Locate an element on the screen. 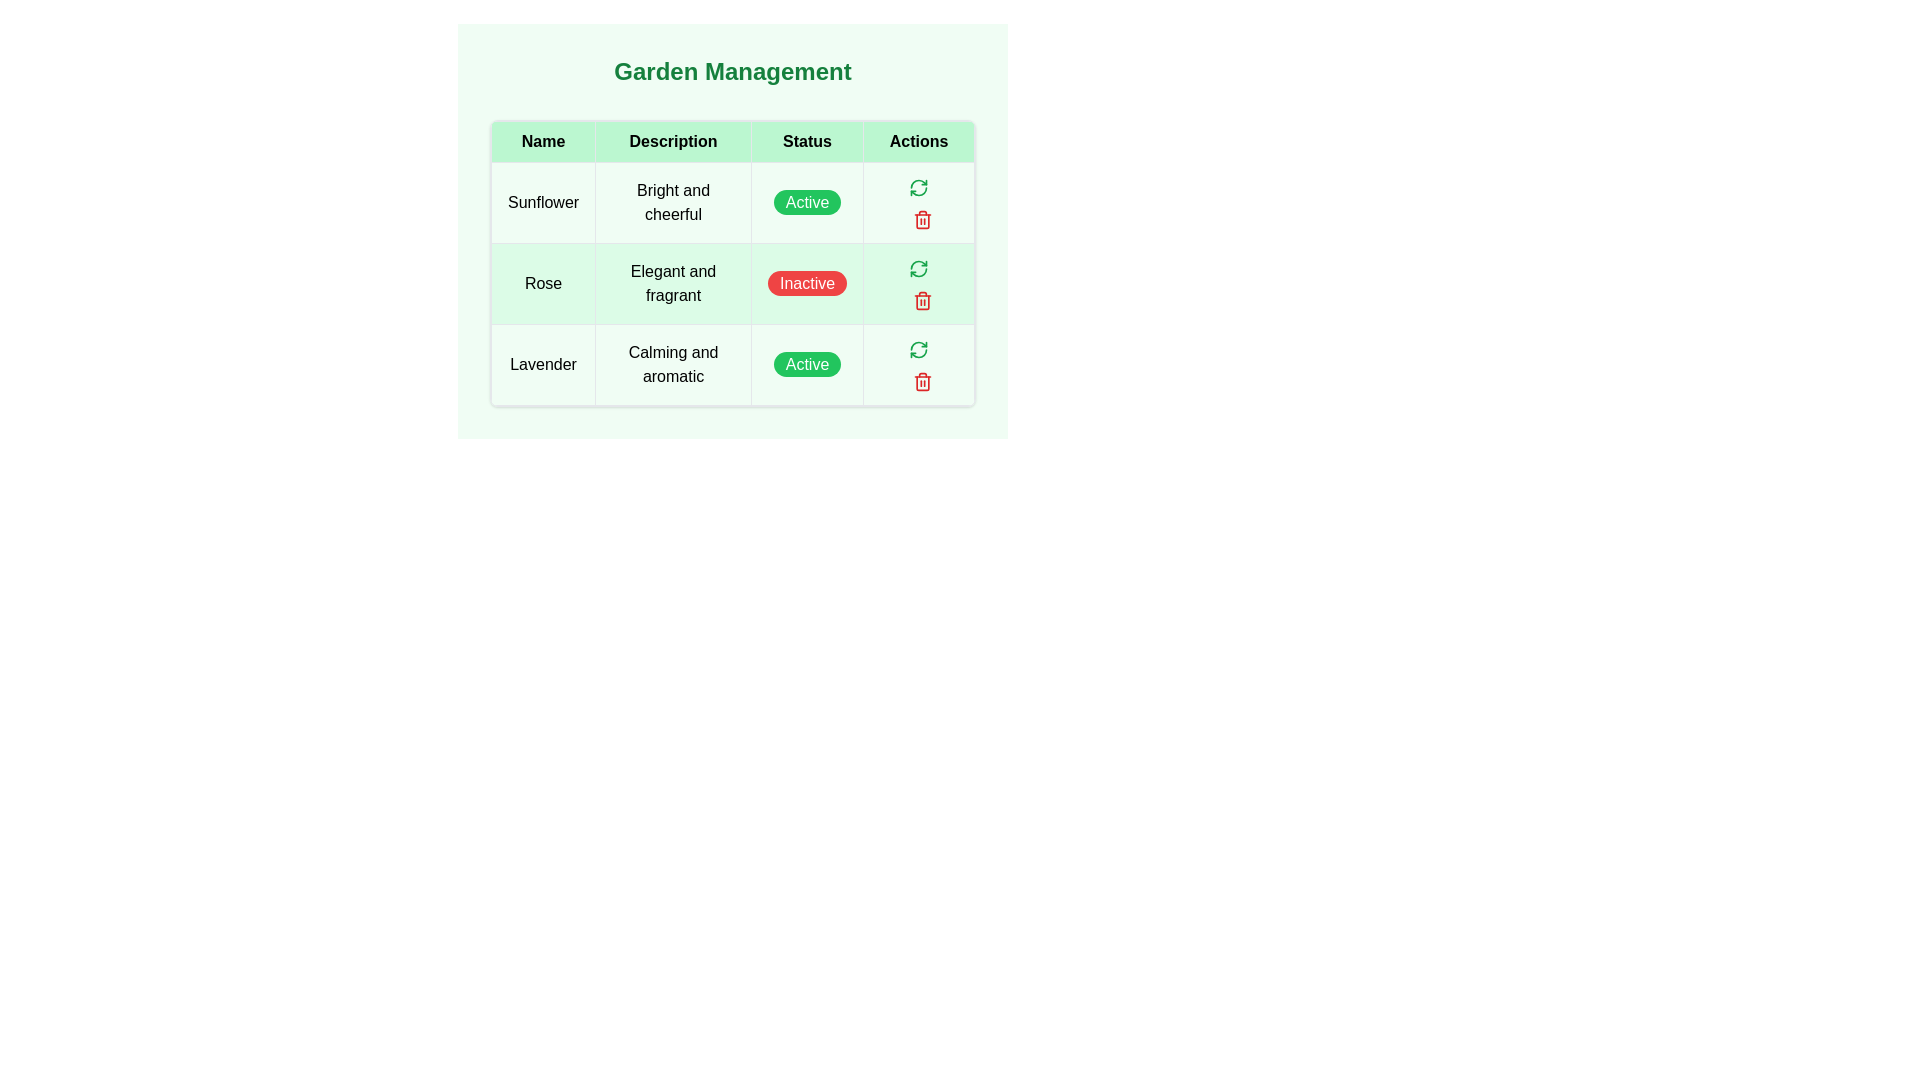  the section title 'Garden Management' which is styled with bold, extra-large font in green color, located at the top of the section is located at coordinates (732, 71).